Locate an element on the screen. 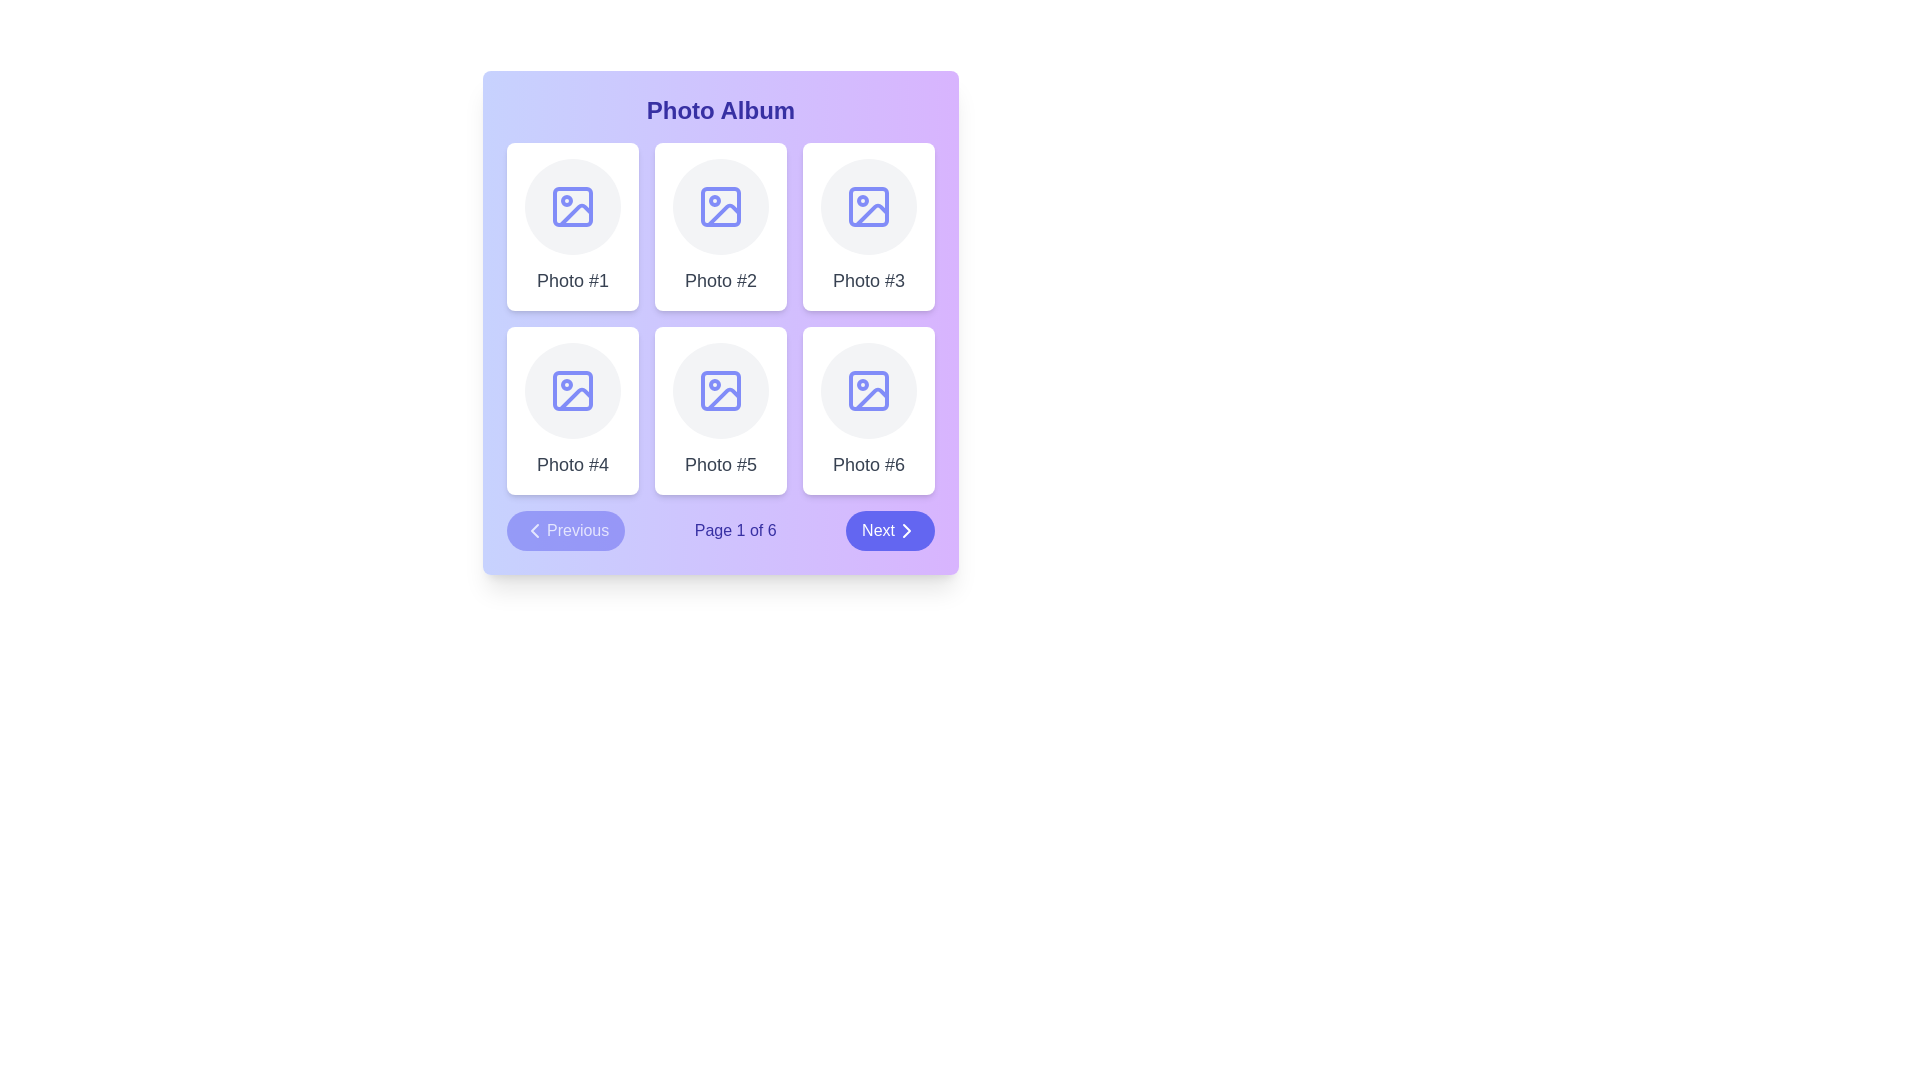 Image resolution: width=1920 pixels, height=1080 pixels. text label 'Photo #1' which is styled with a large font size and gray color, located beneath a circular placeholder image in the first cell of a 2x3 grid layout is located at coordinates (571, 281).